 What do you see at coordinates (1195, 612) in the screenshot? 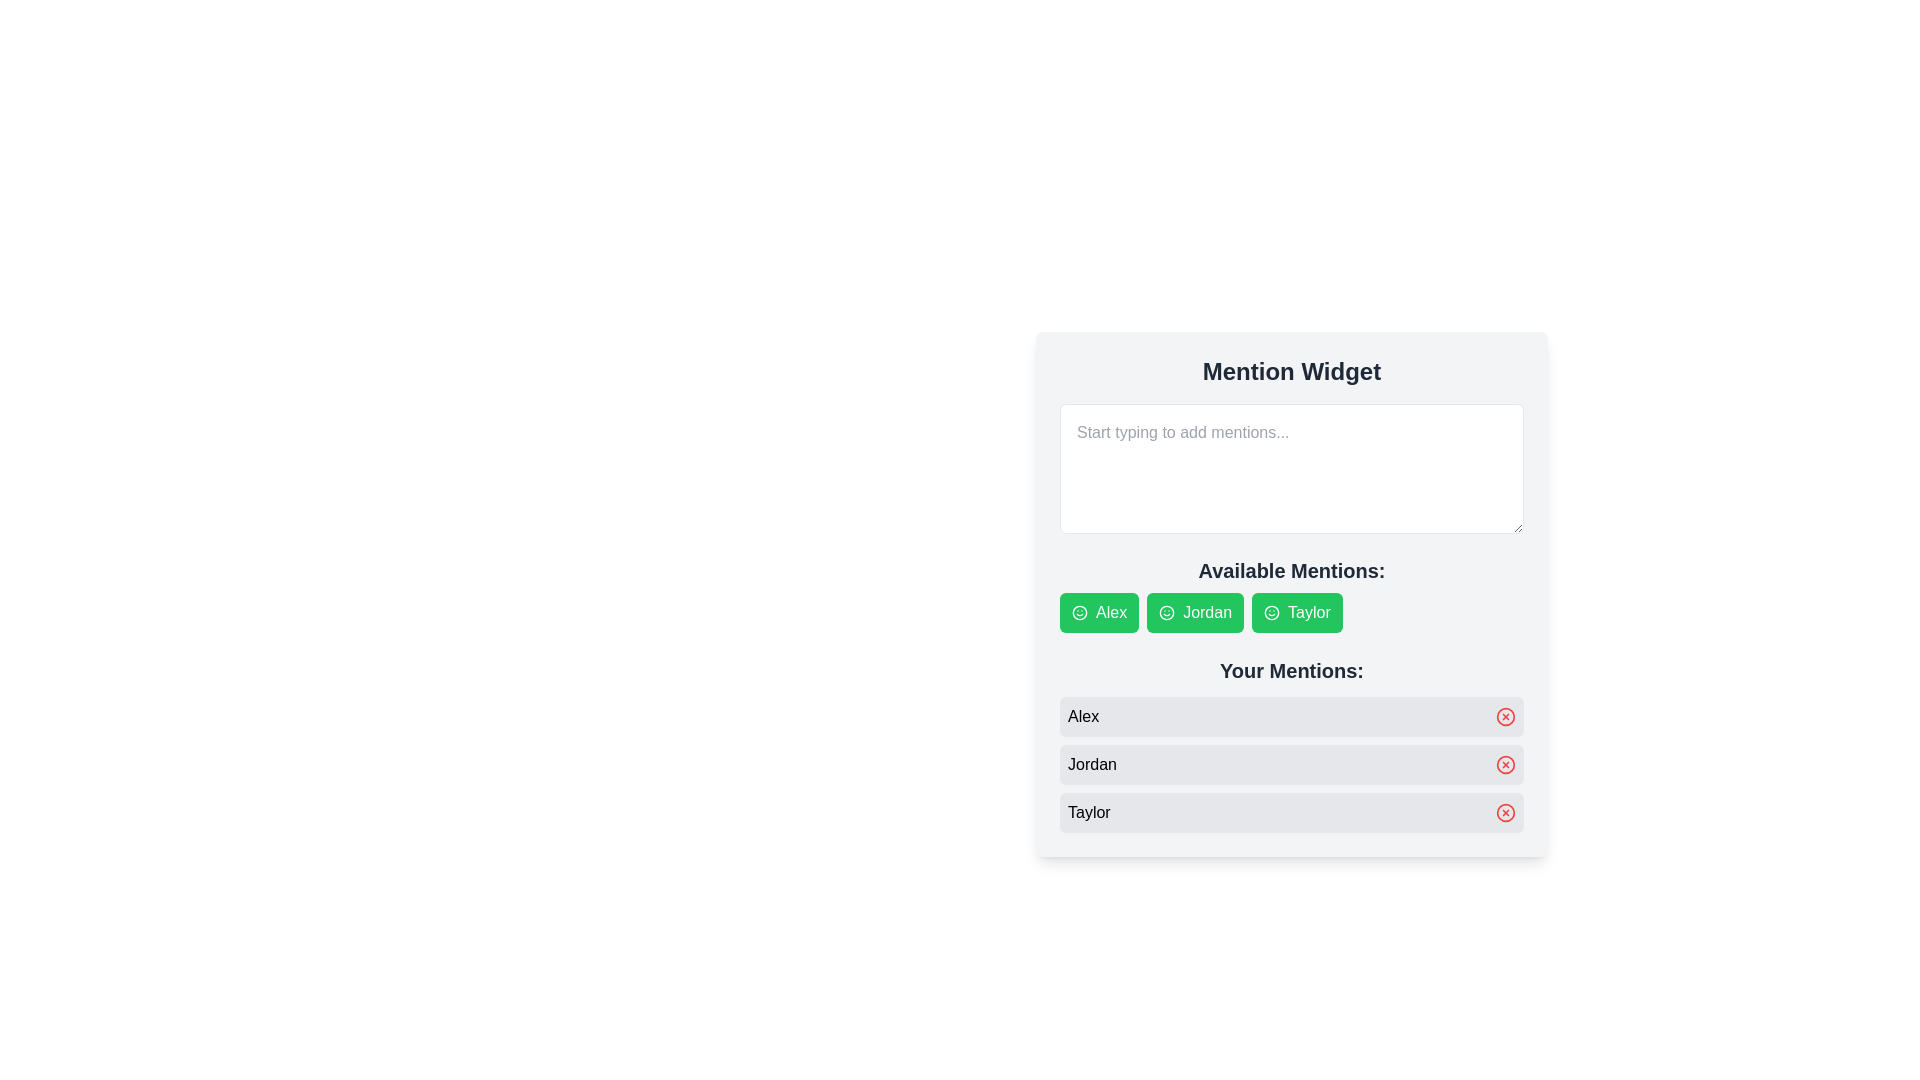
I see `the second button labeled 'Jordan' in the 'Available Mentions' section` at bounding box center [1195, 612].